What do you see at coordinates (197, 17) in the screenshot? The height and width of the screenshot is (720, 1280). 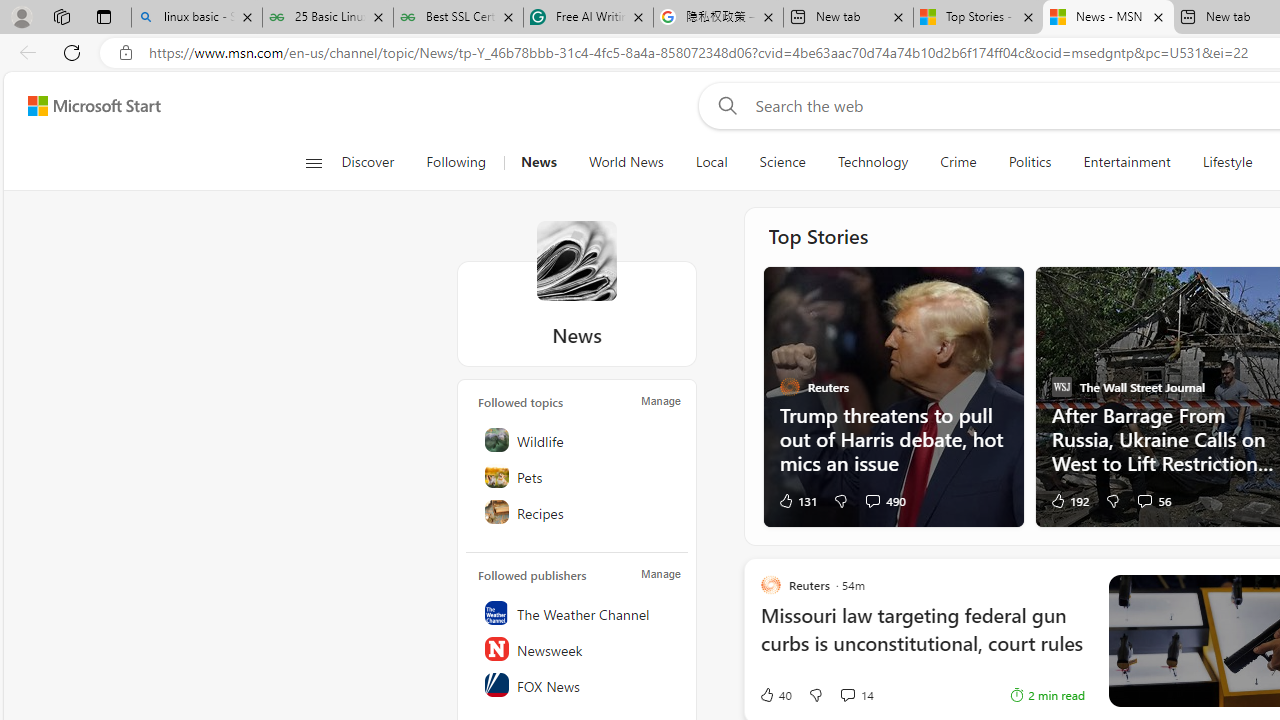 I see `'linux basic - Search'` at bounding box center [197, 17].